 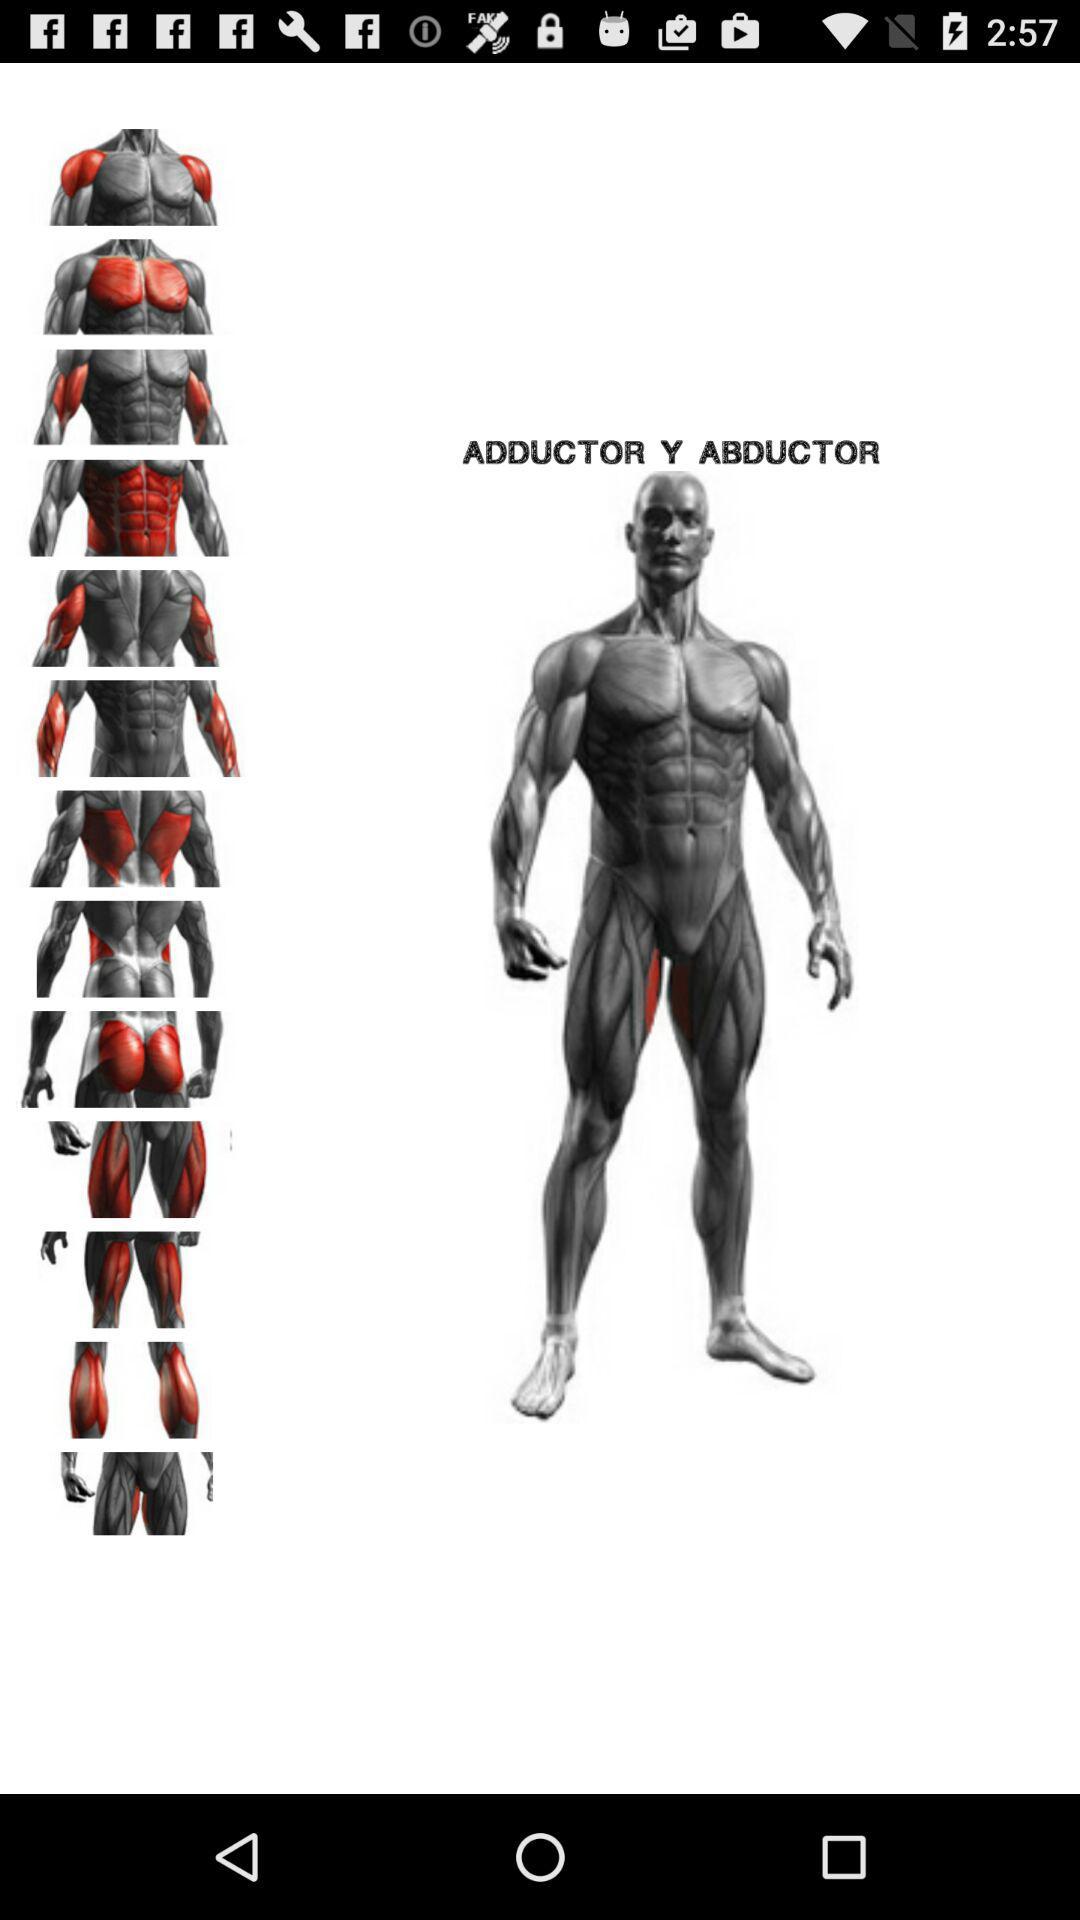 I want to click on the pause icon, so click(x=131, y=1480).